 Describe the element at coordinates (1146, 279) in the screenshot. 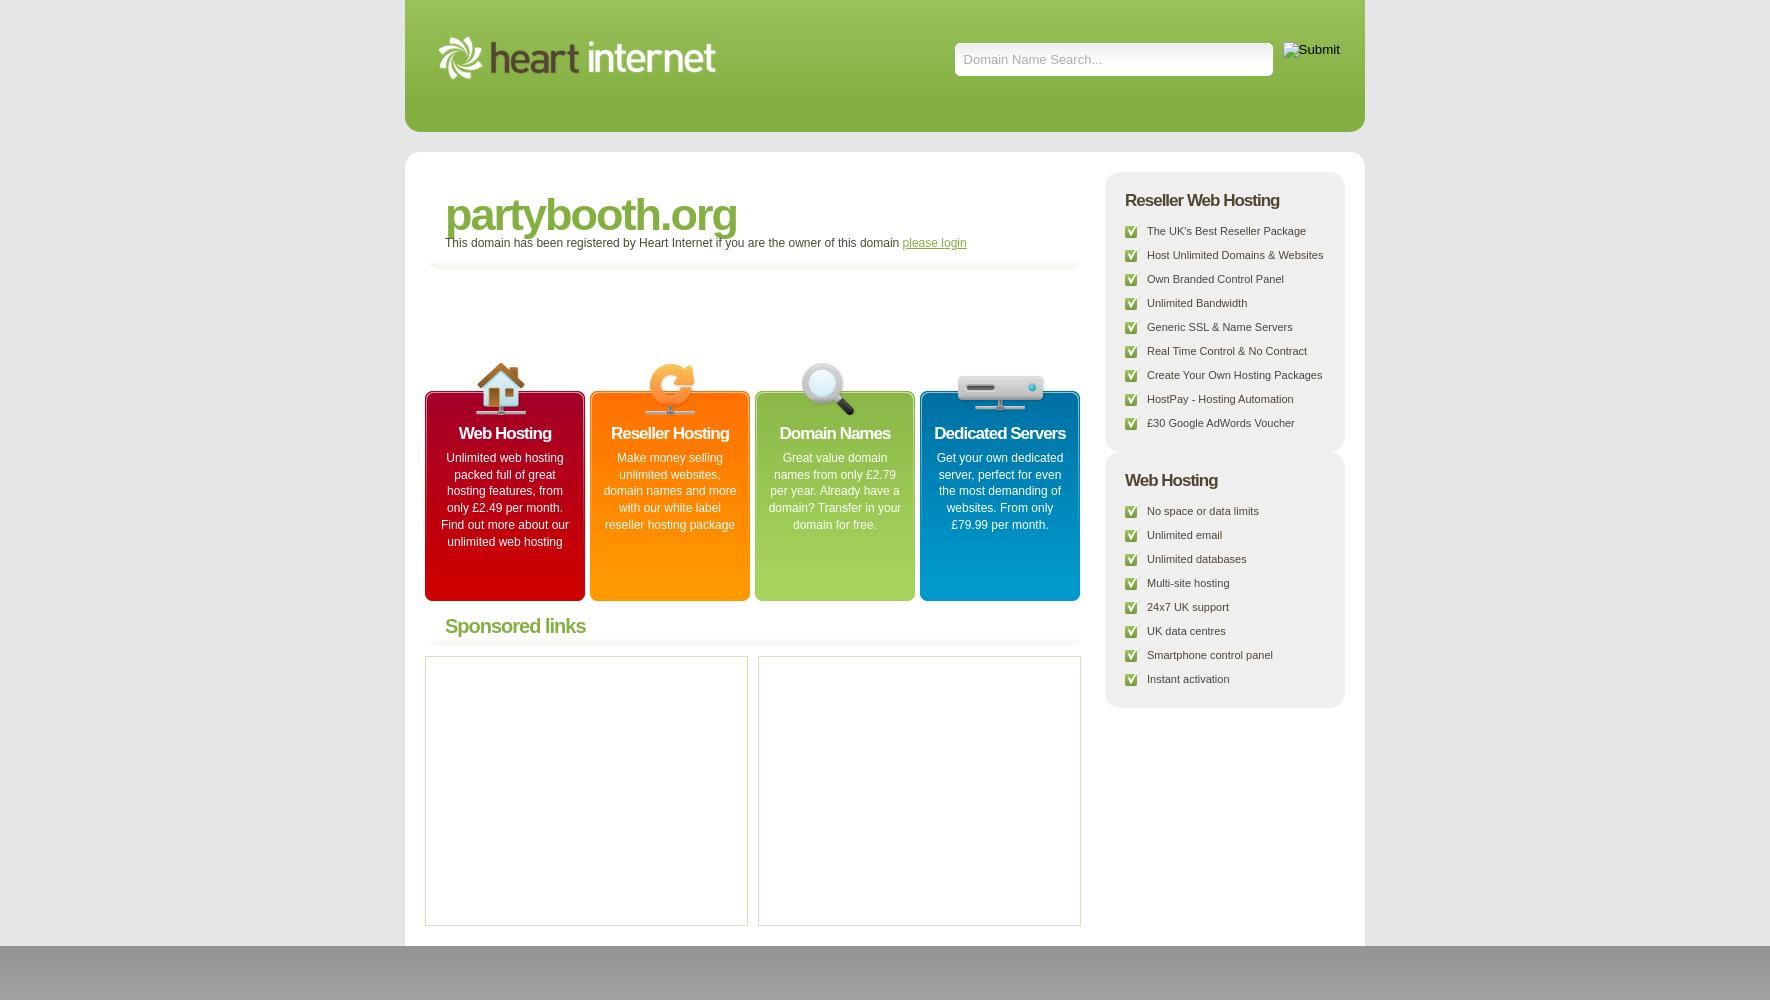

I see `'Own Branded Control Panel'` at that location.